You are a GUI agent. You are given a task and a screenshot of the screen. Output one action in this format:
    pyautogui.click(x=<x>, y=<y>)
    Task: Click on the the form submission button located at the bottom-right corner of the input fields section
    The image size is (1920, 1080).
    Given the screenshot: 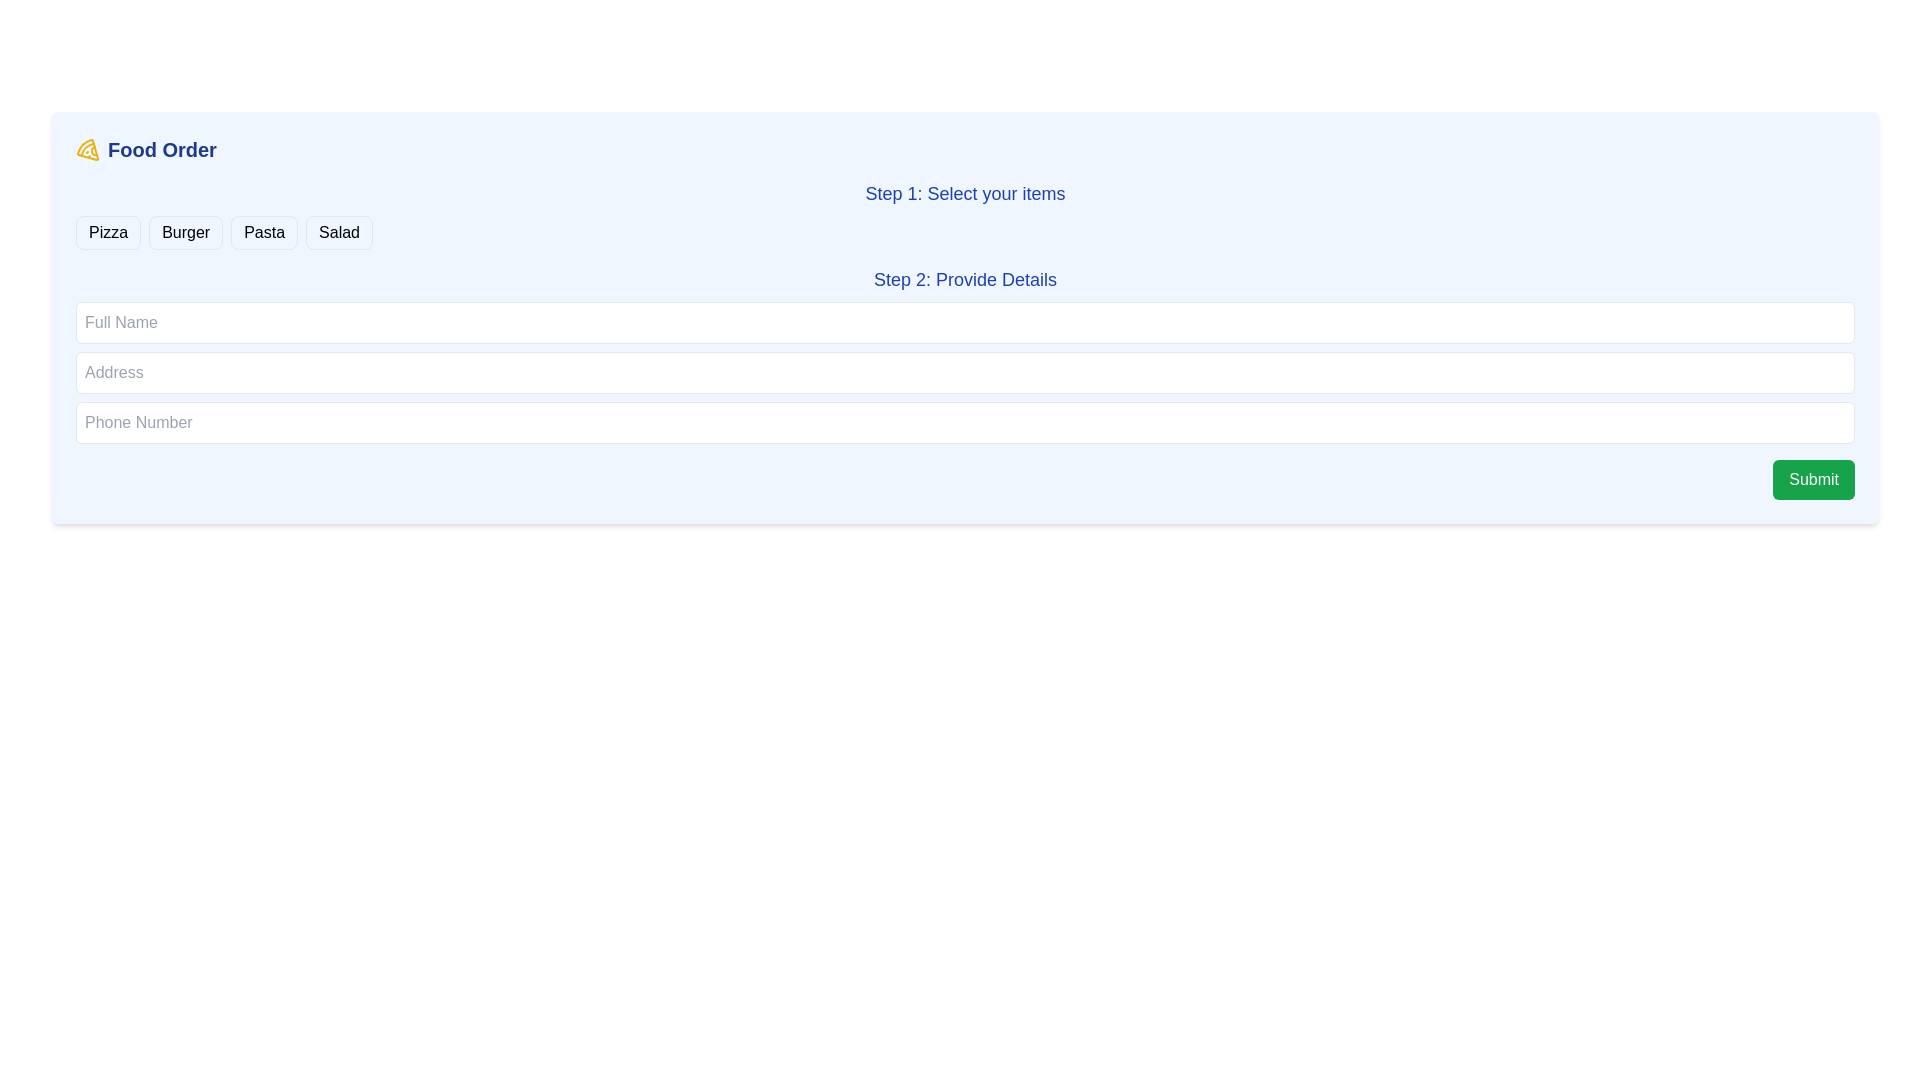 What is the action you would take?
    pyautogui.click(x=1814, y=479)
    